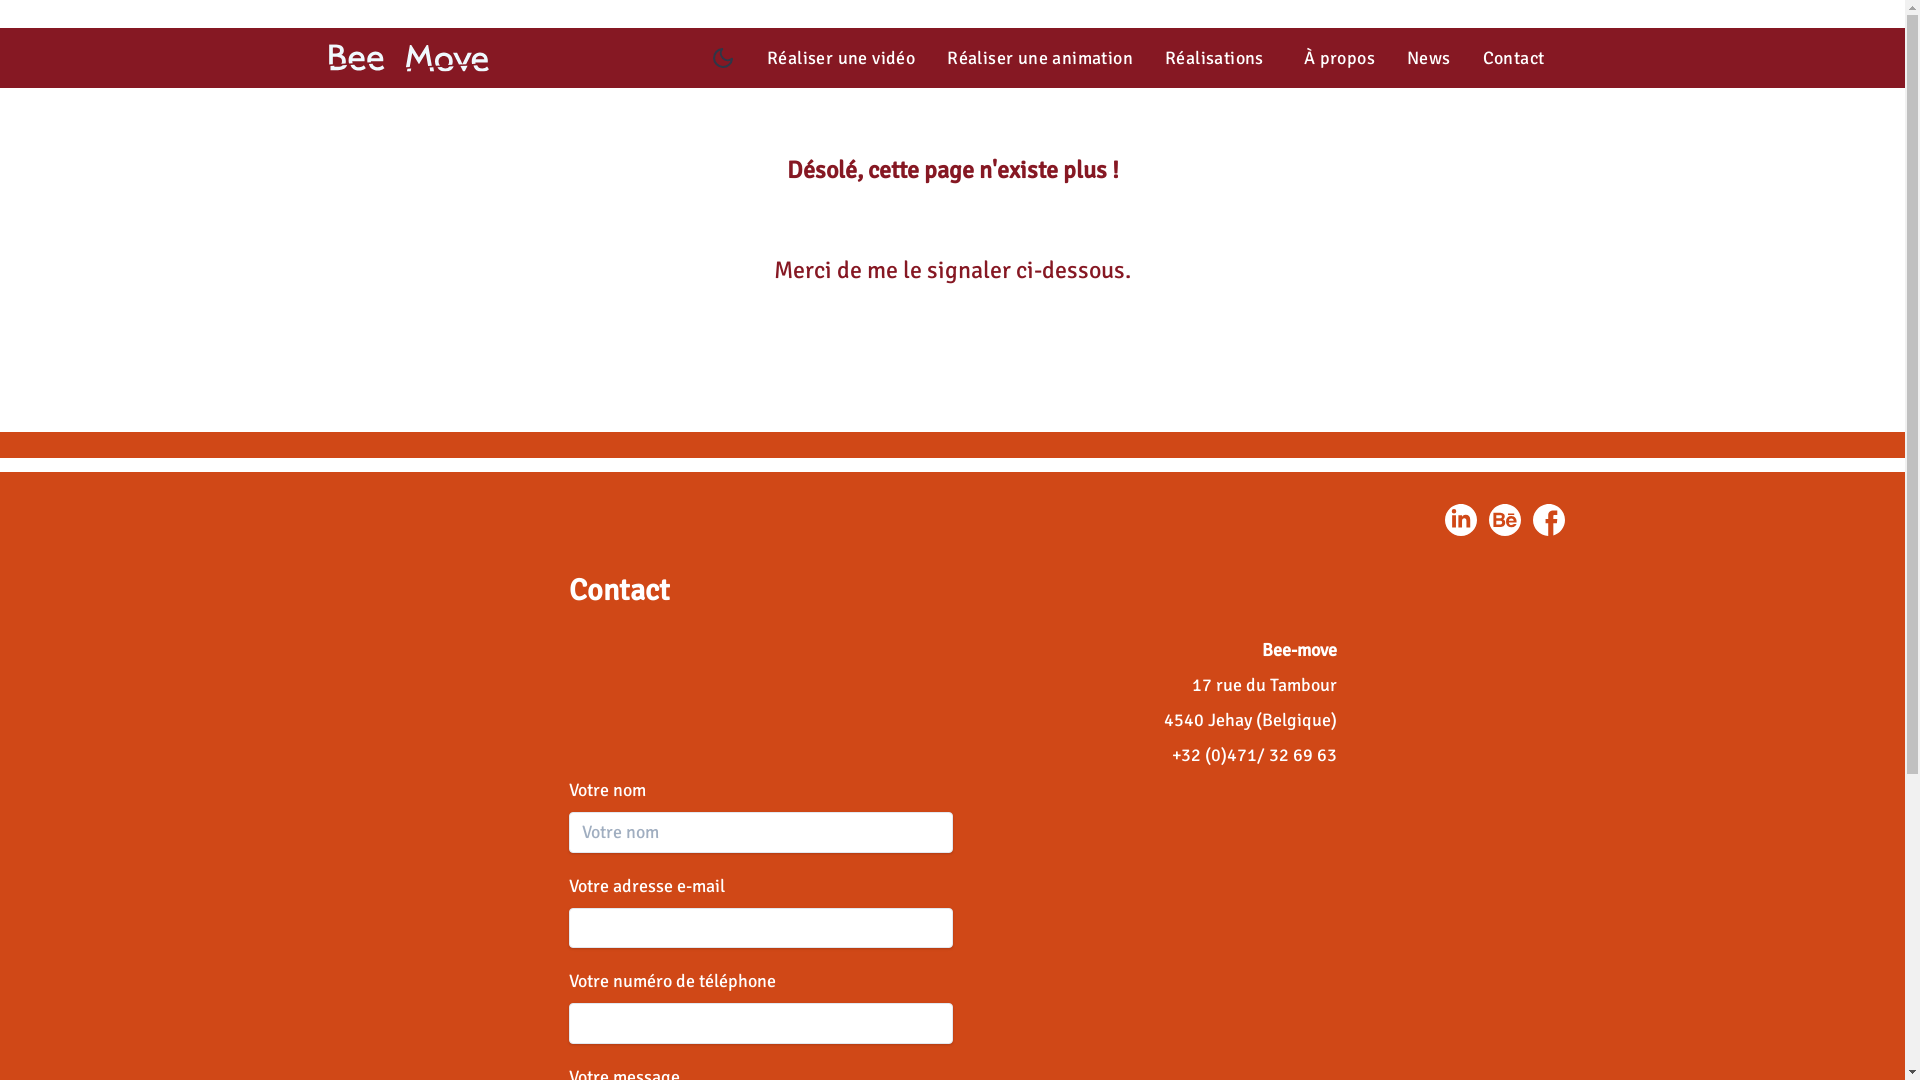 The width and height of the screenshot is (1920, 1080). What do you see at coordinates (1513, 56) in the screenshot?
I see `'Contact'` at bounding box center [1513, 56].